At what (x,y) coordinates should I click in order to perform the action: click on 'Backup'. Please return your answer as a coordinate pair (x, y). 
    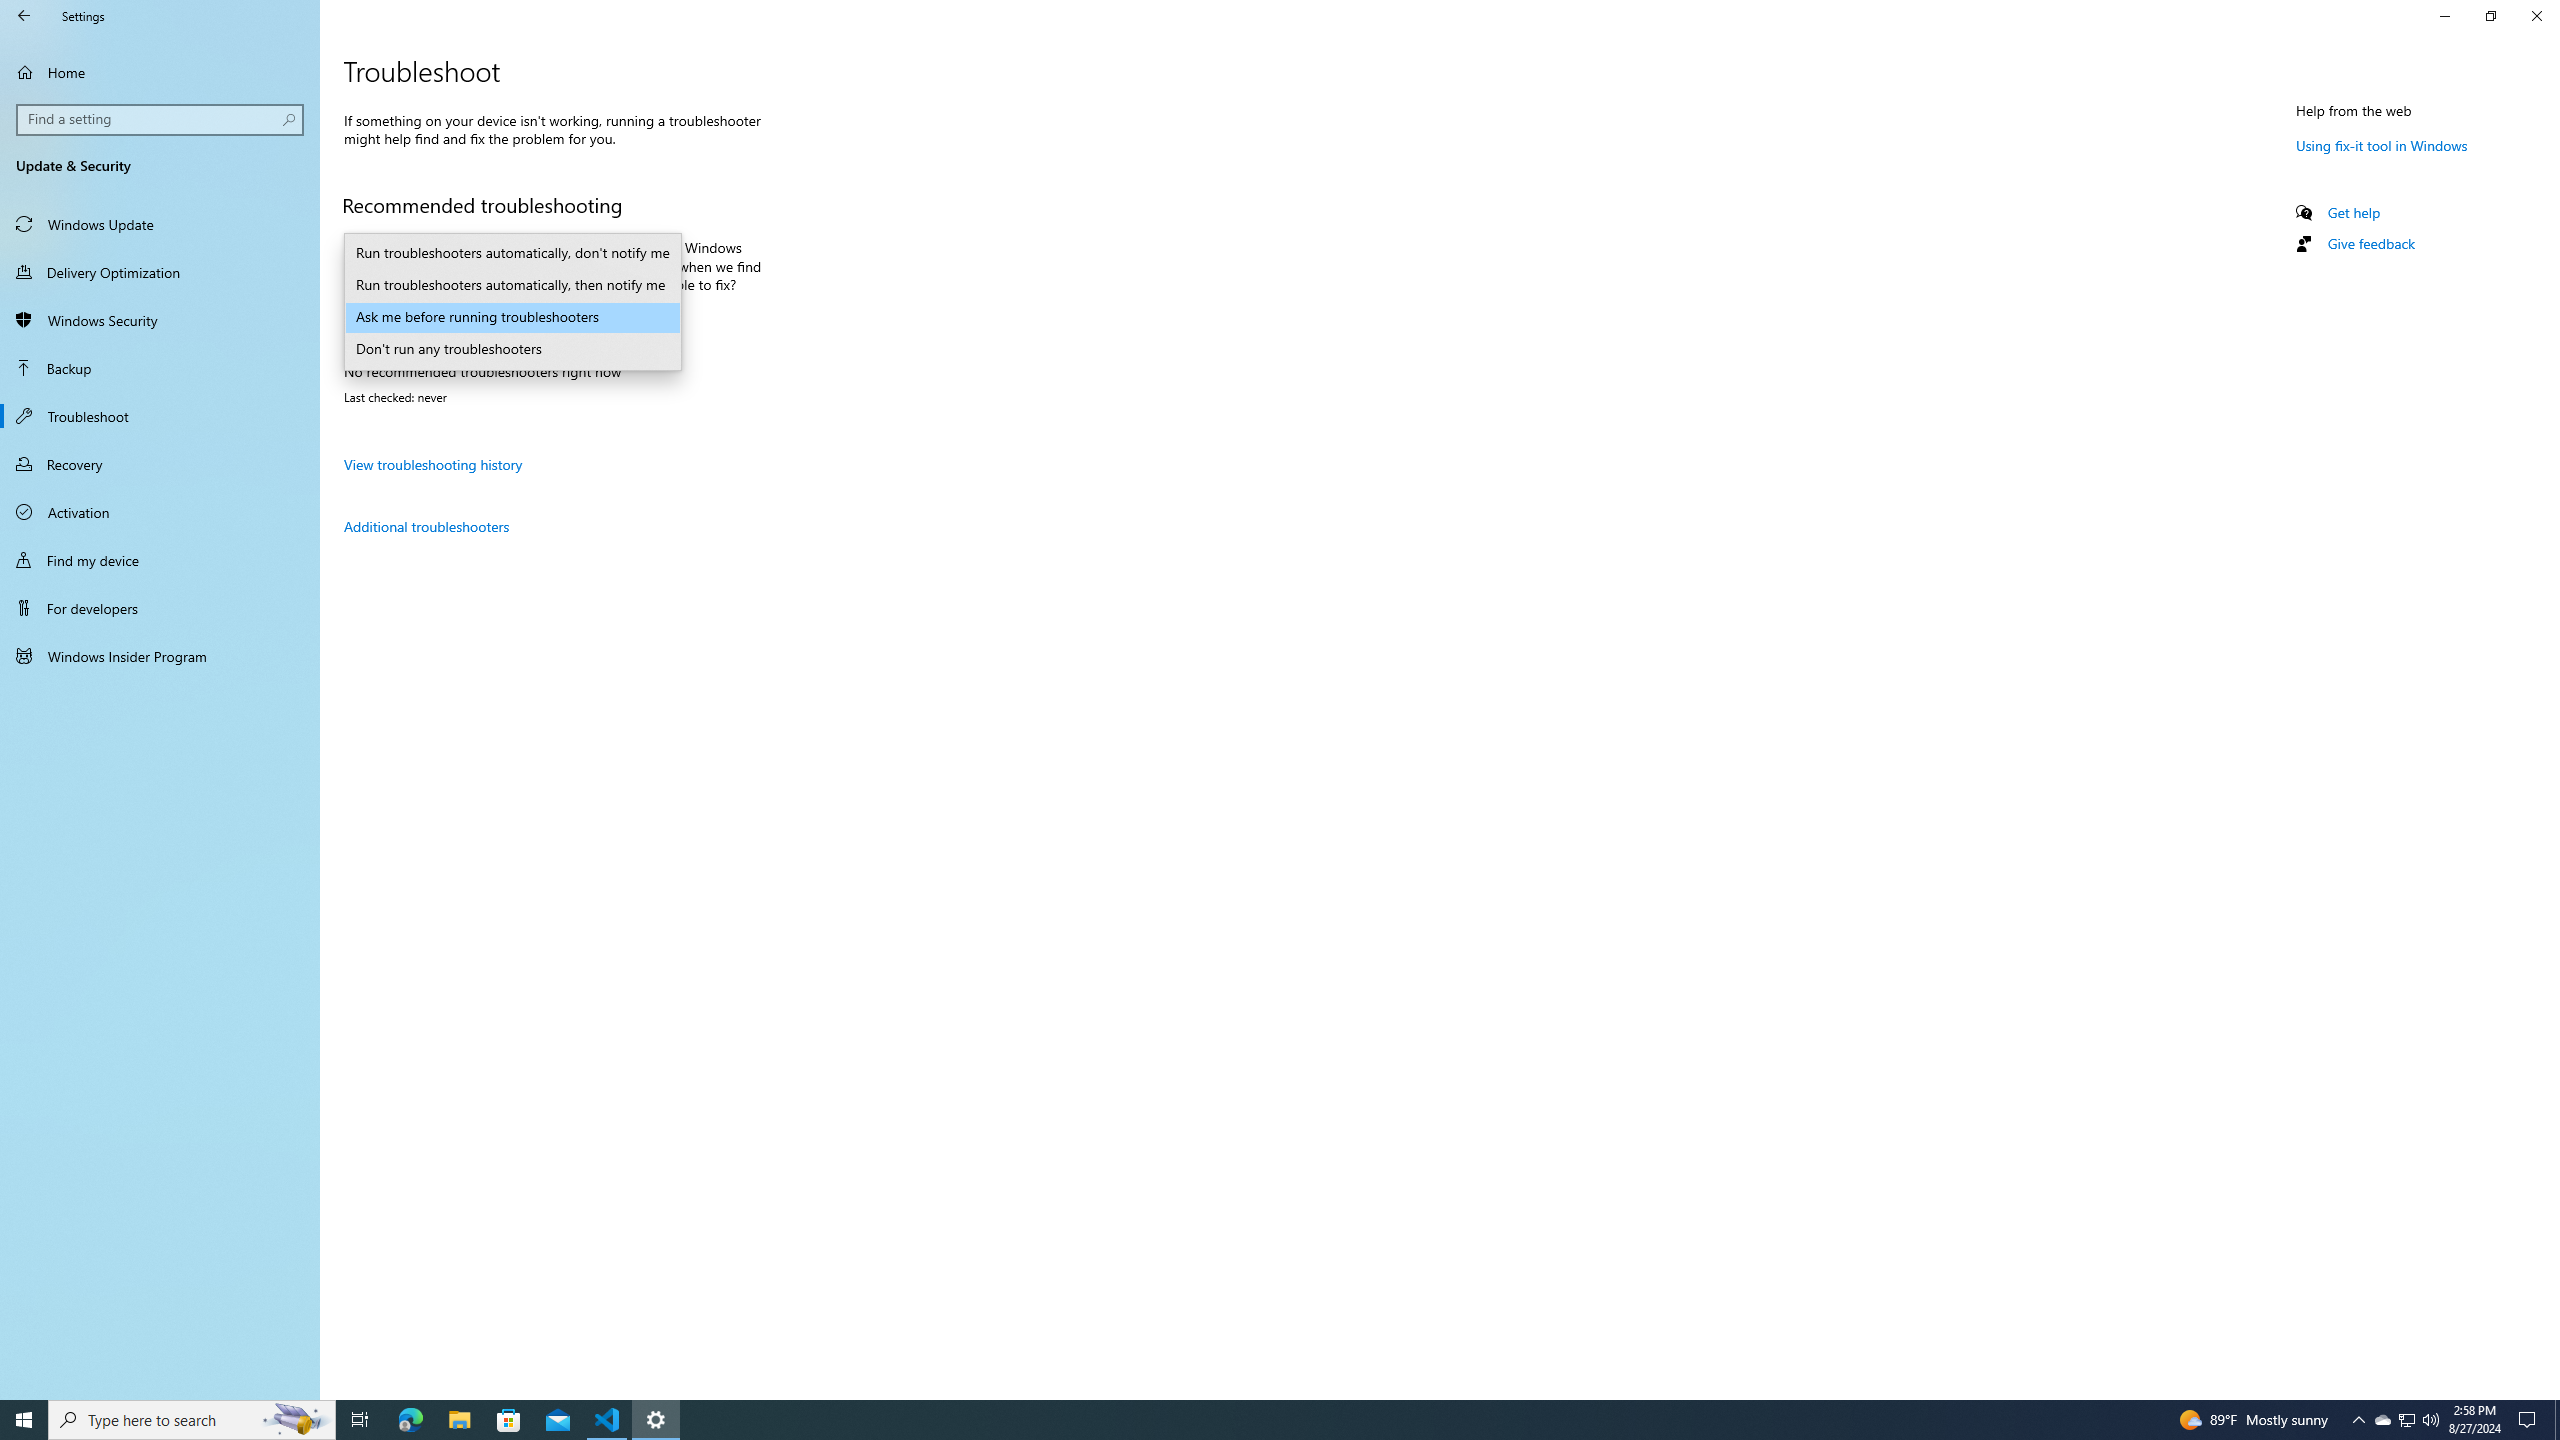
    Looking at the image, I should click on (159, 367).